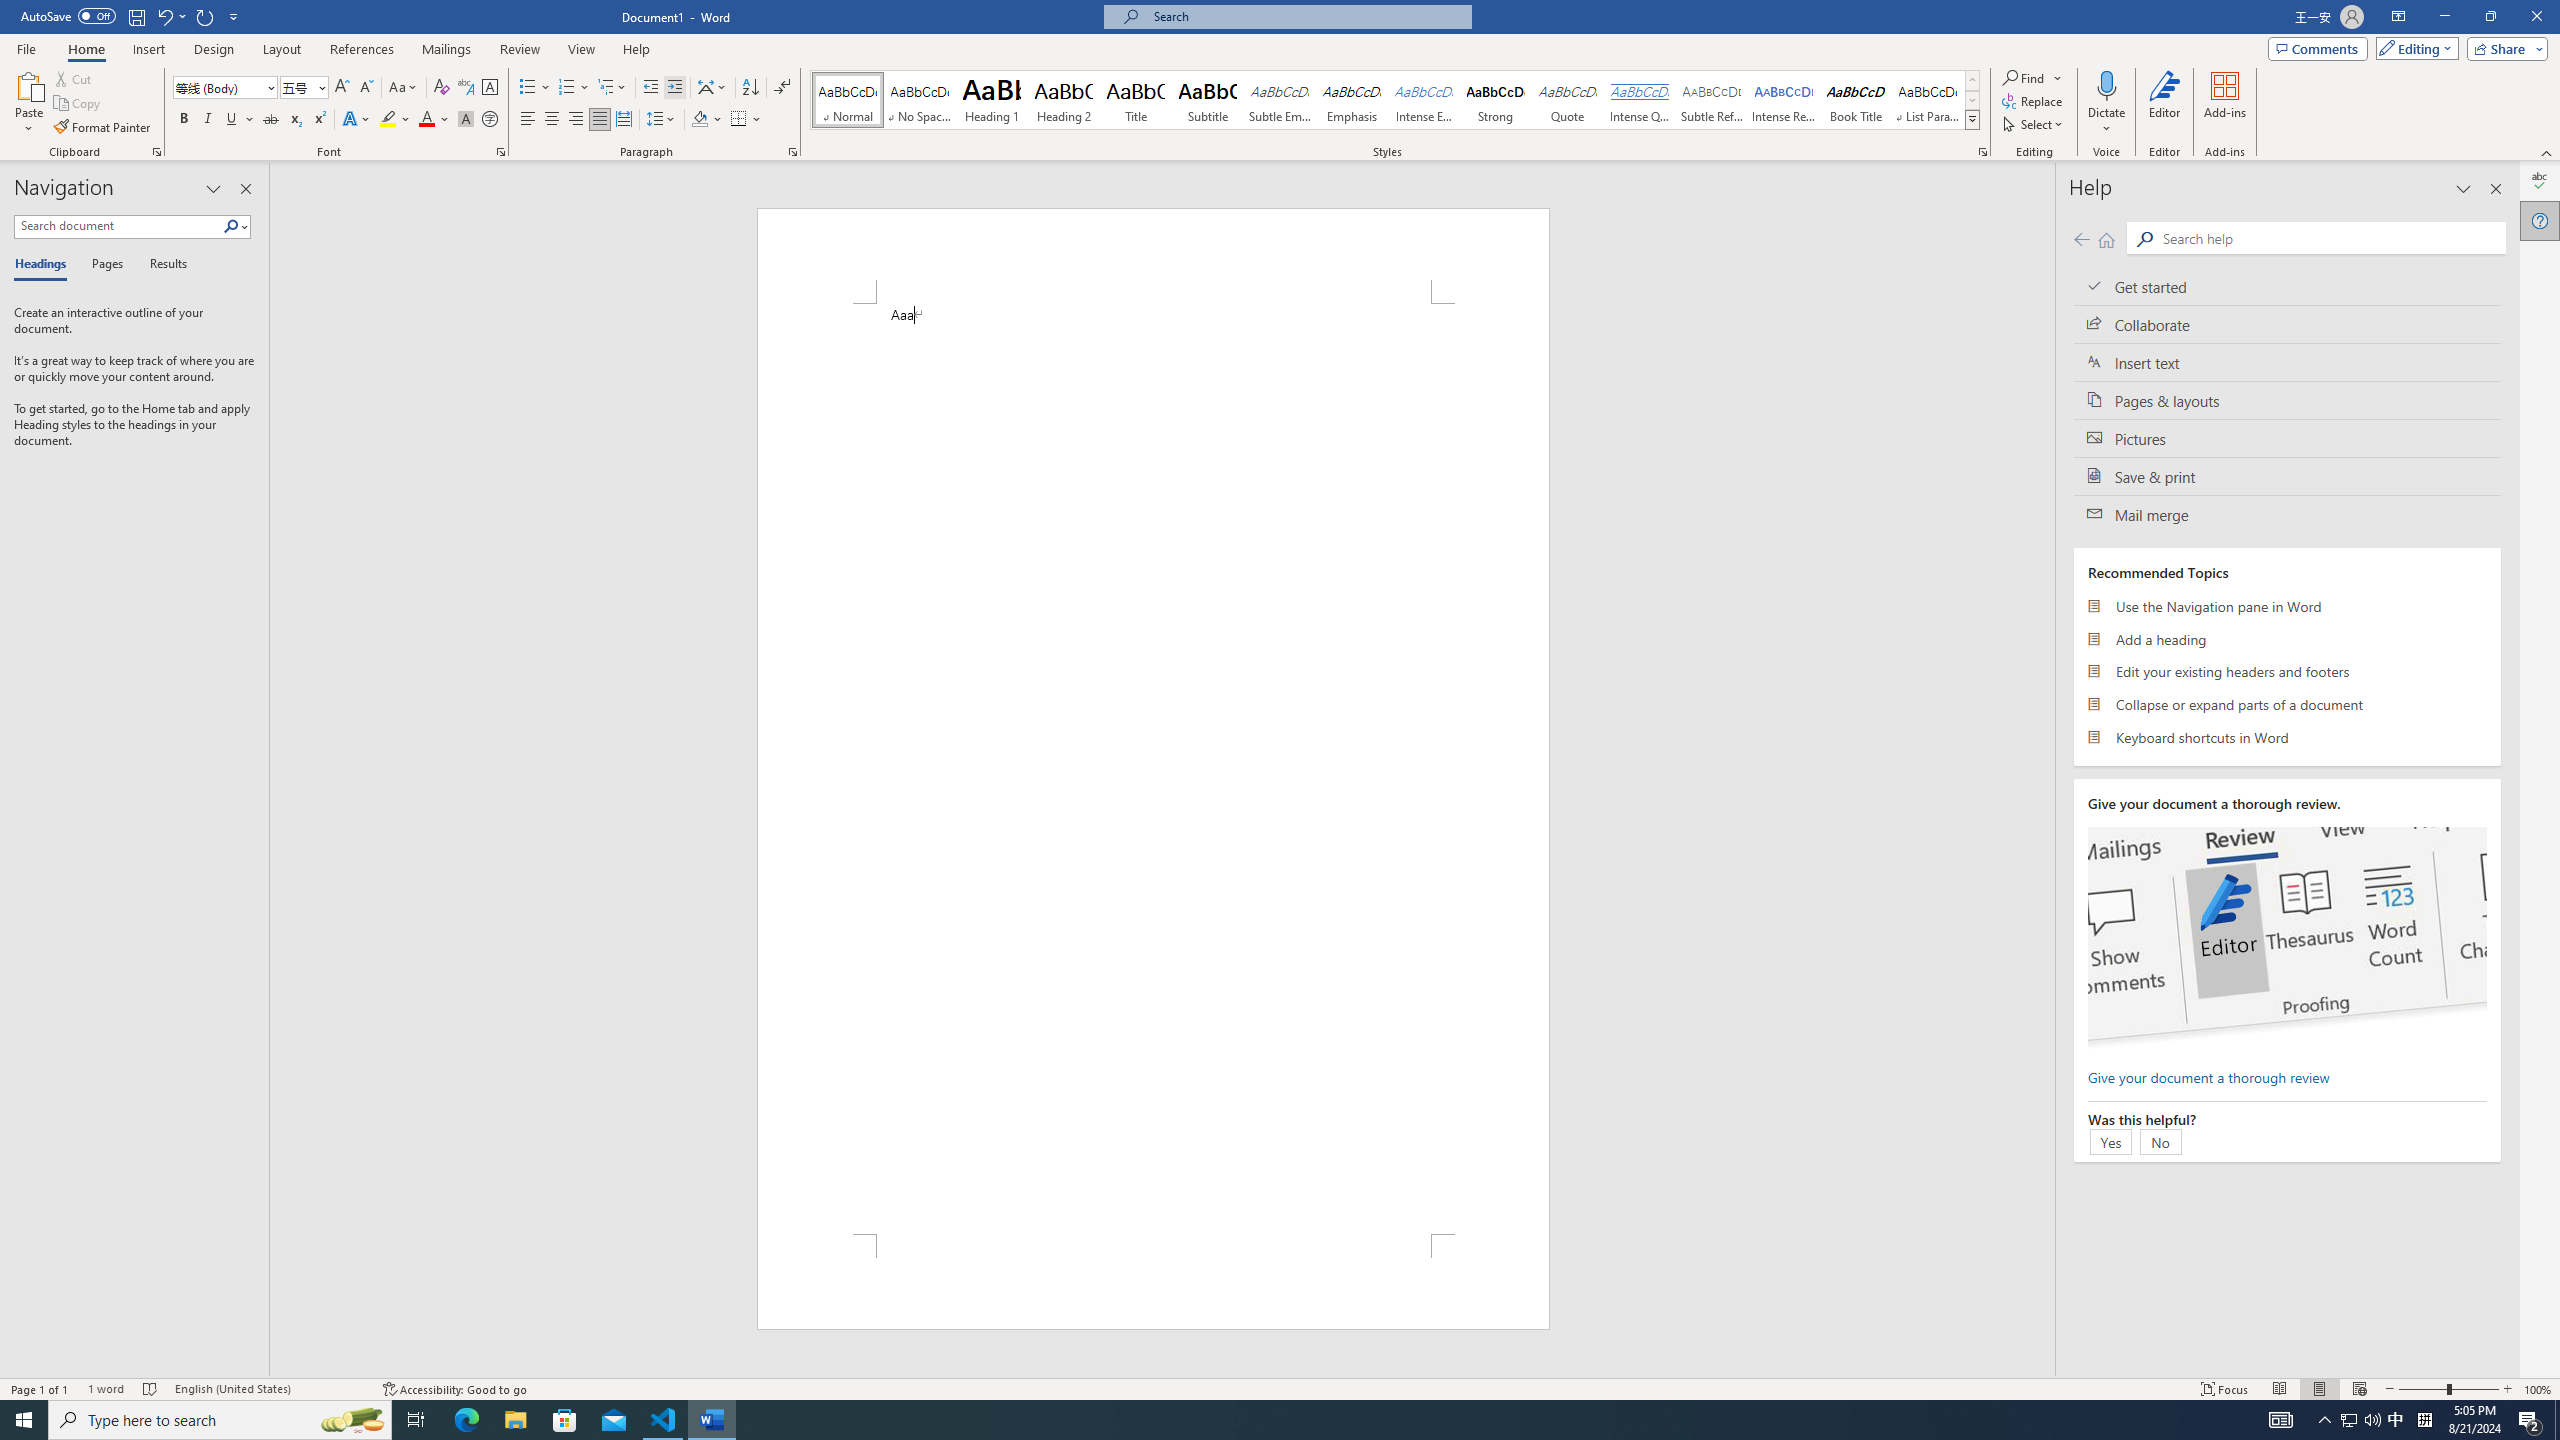 This screenshot has width=2560, height=1440. Describe the element at coordinates (2286, 704) in the screenshot. I see `'Collapse or expand parts of a document'` at that location.